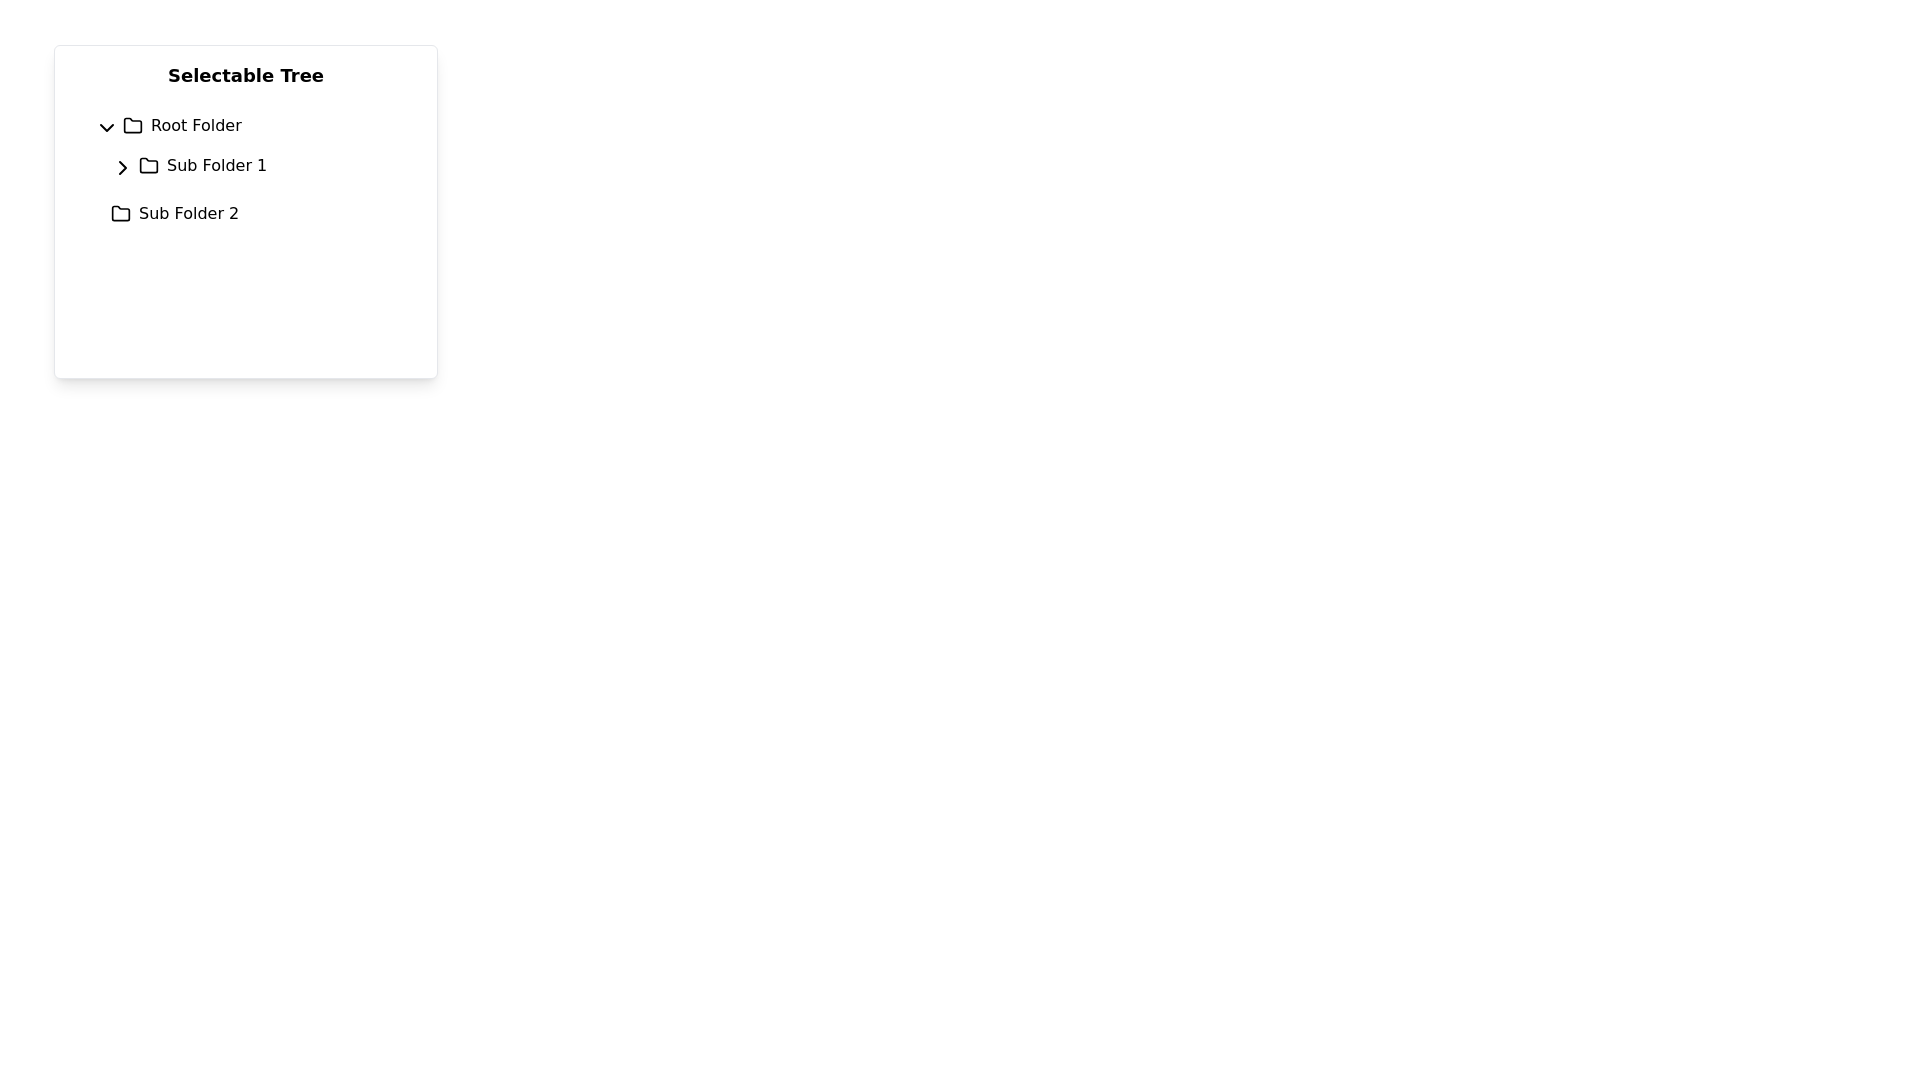 The height and width of the screenshot is (1080, 1920). Describe the element at coordinates (122, 167) in the screenshot. I see `the icon or SVG graphic to the right of the label 'Sub Folder 1'` at that location.